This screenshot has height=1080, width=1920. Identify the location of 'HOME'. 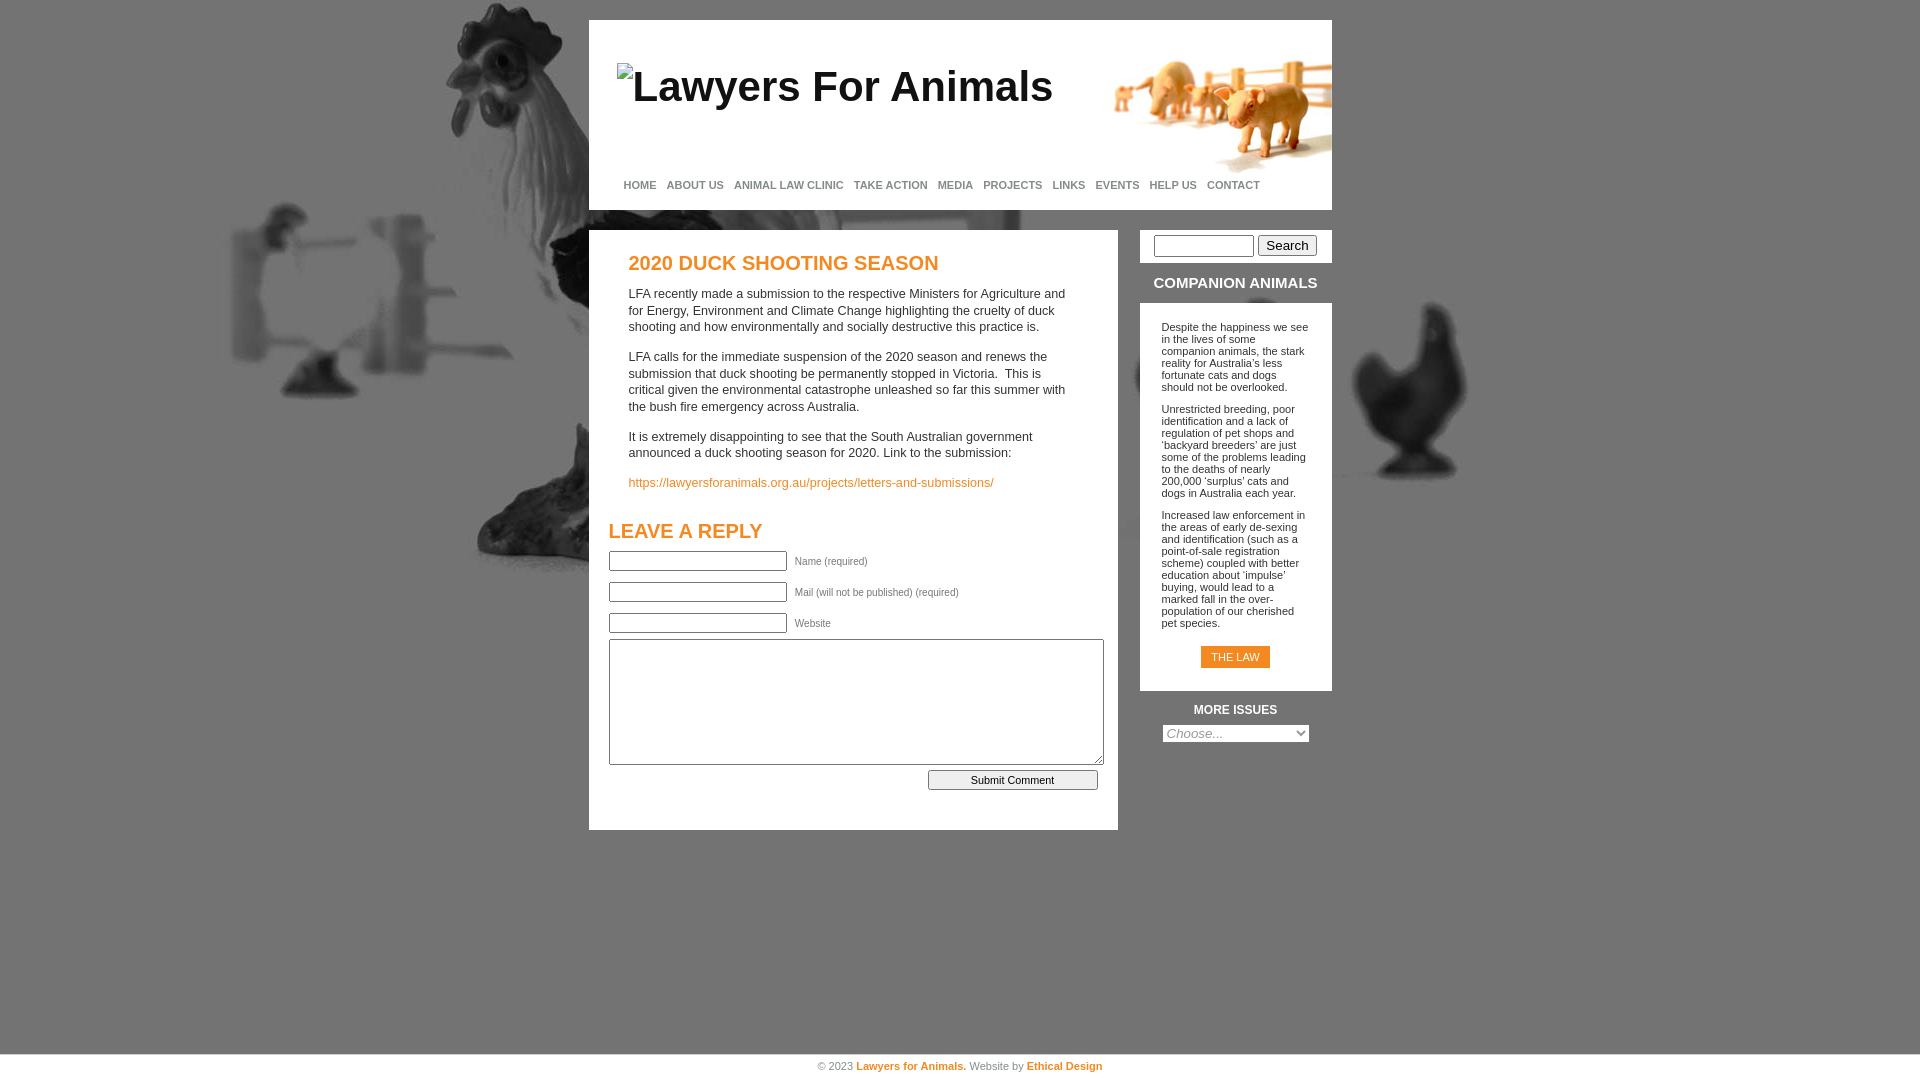
(617, 185).